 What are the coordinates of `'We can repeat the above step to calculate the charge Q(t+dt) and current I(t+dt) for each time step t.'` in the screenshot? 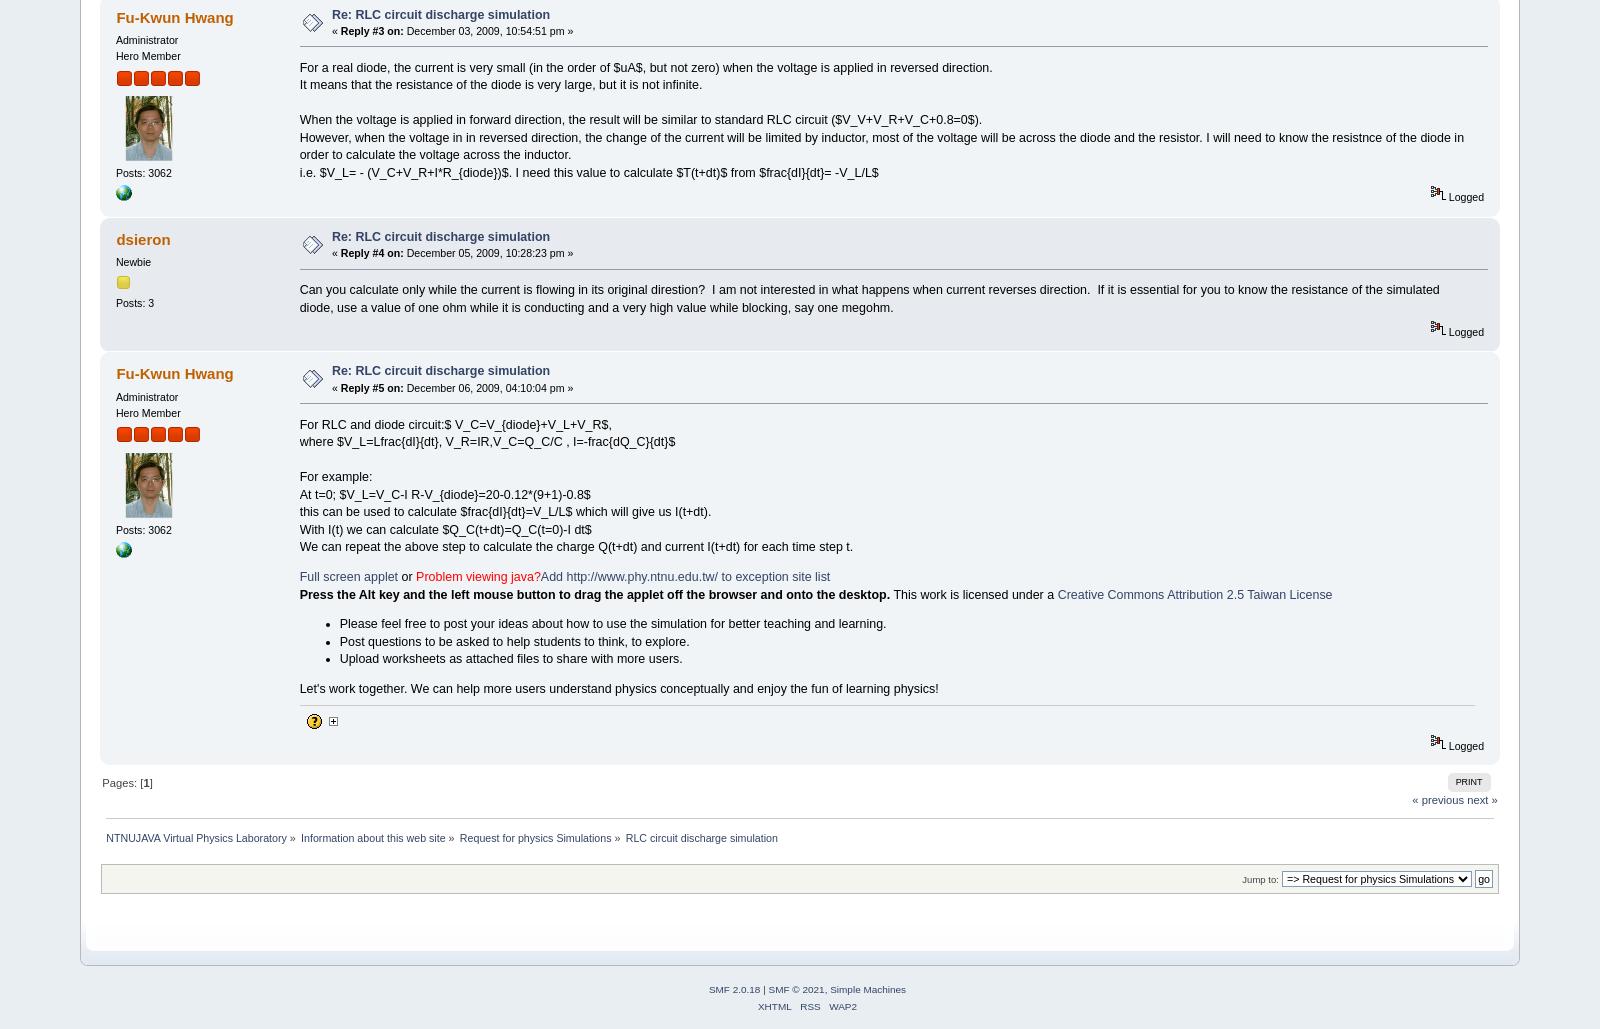 It's located at (575, 546).